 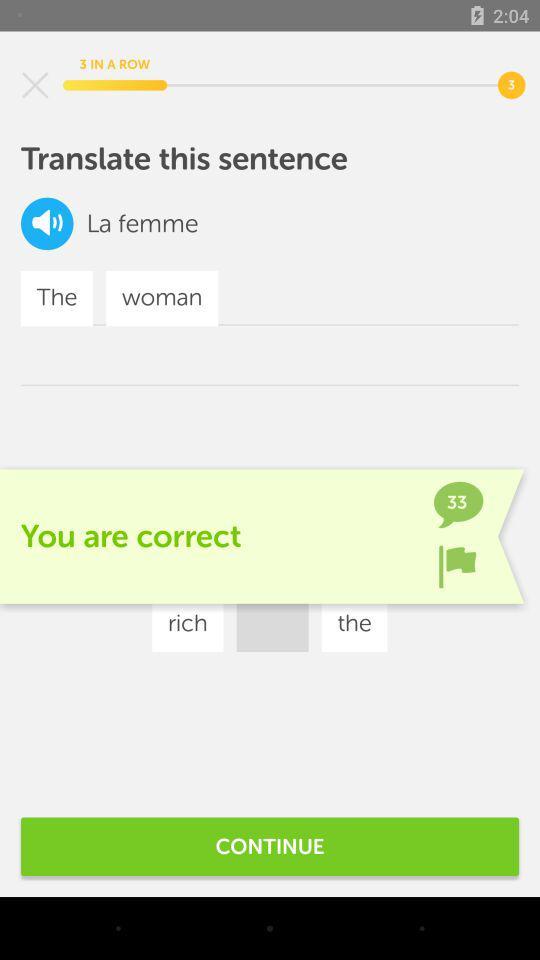 What do you see at coordinates (98, 223) in the screenshot?
I see `the la icon` at bounding box center [98, 223].